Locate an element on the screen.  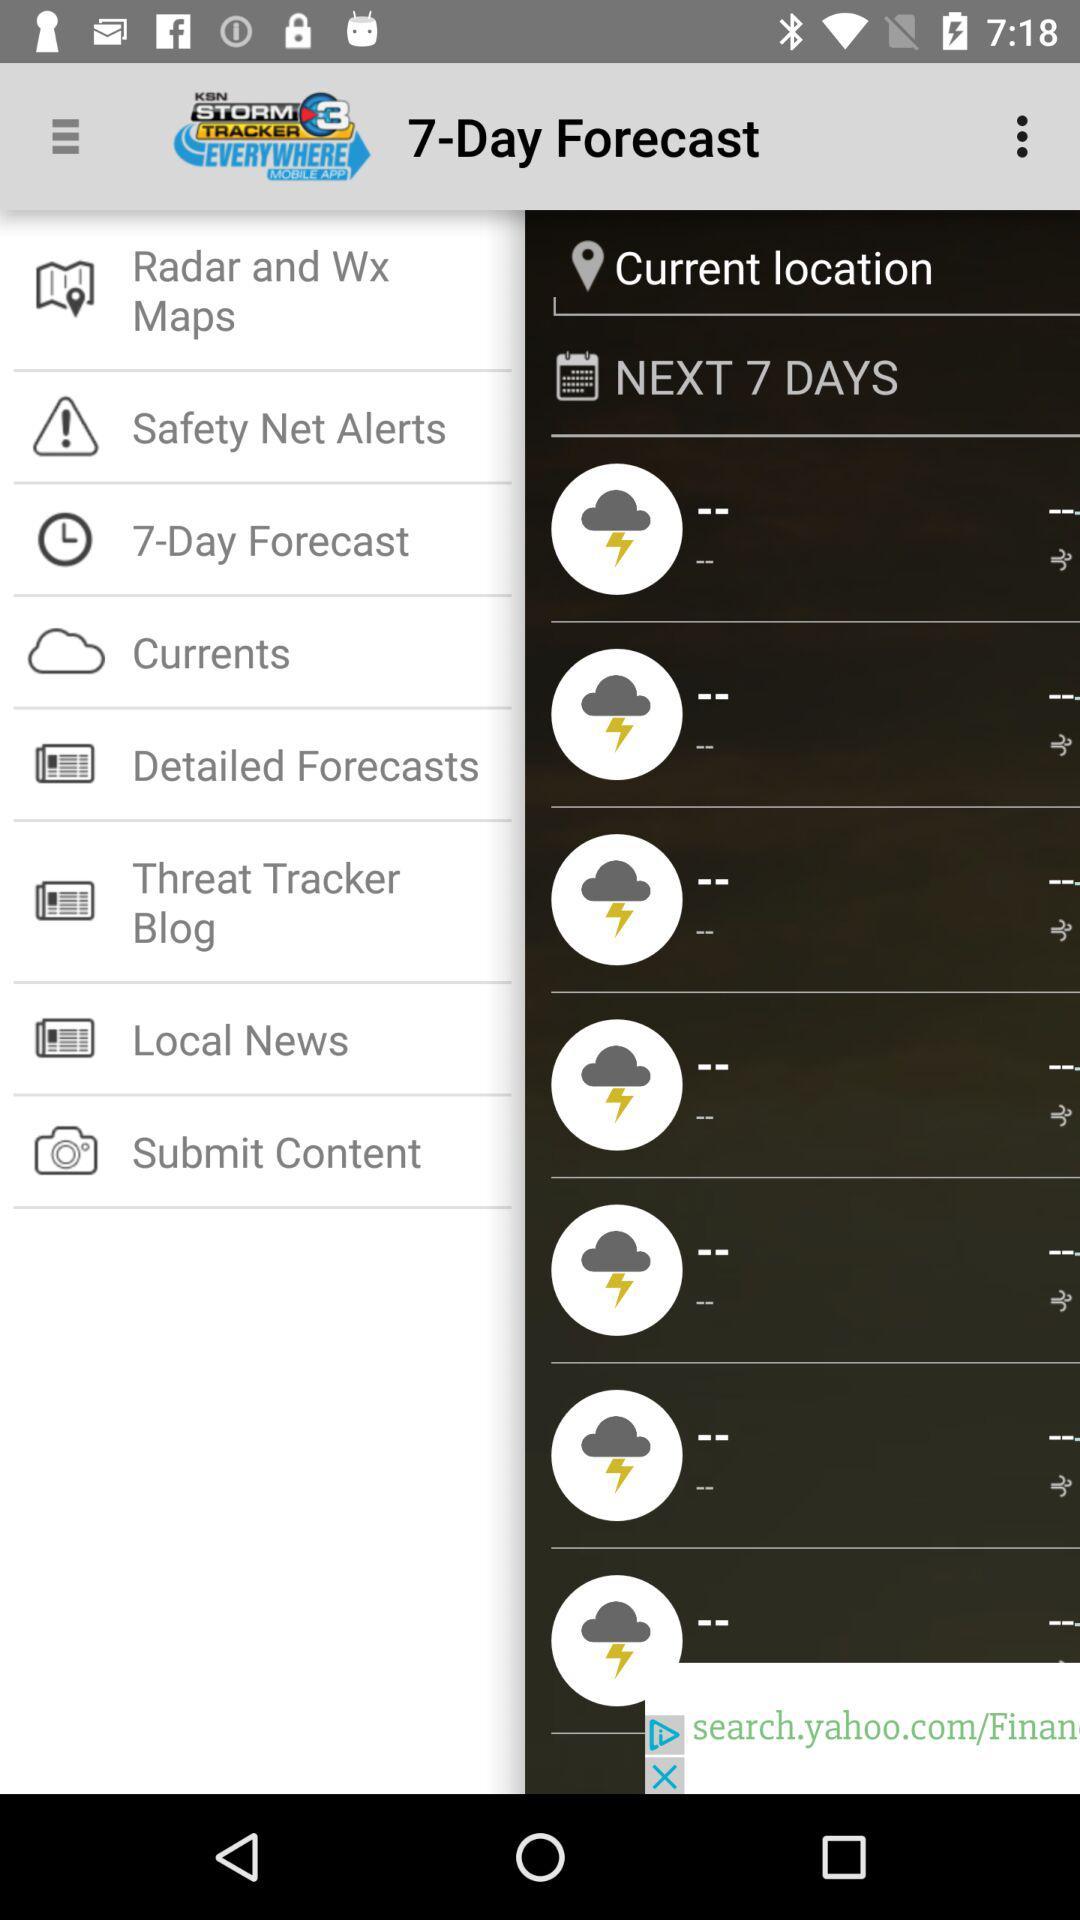
advertisement is located at coordinates (861, 1727).